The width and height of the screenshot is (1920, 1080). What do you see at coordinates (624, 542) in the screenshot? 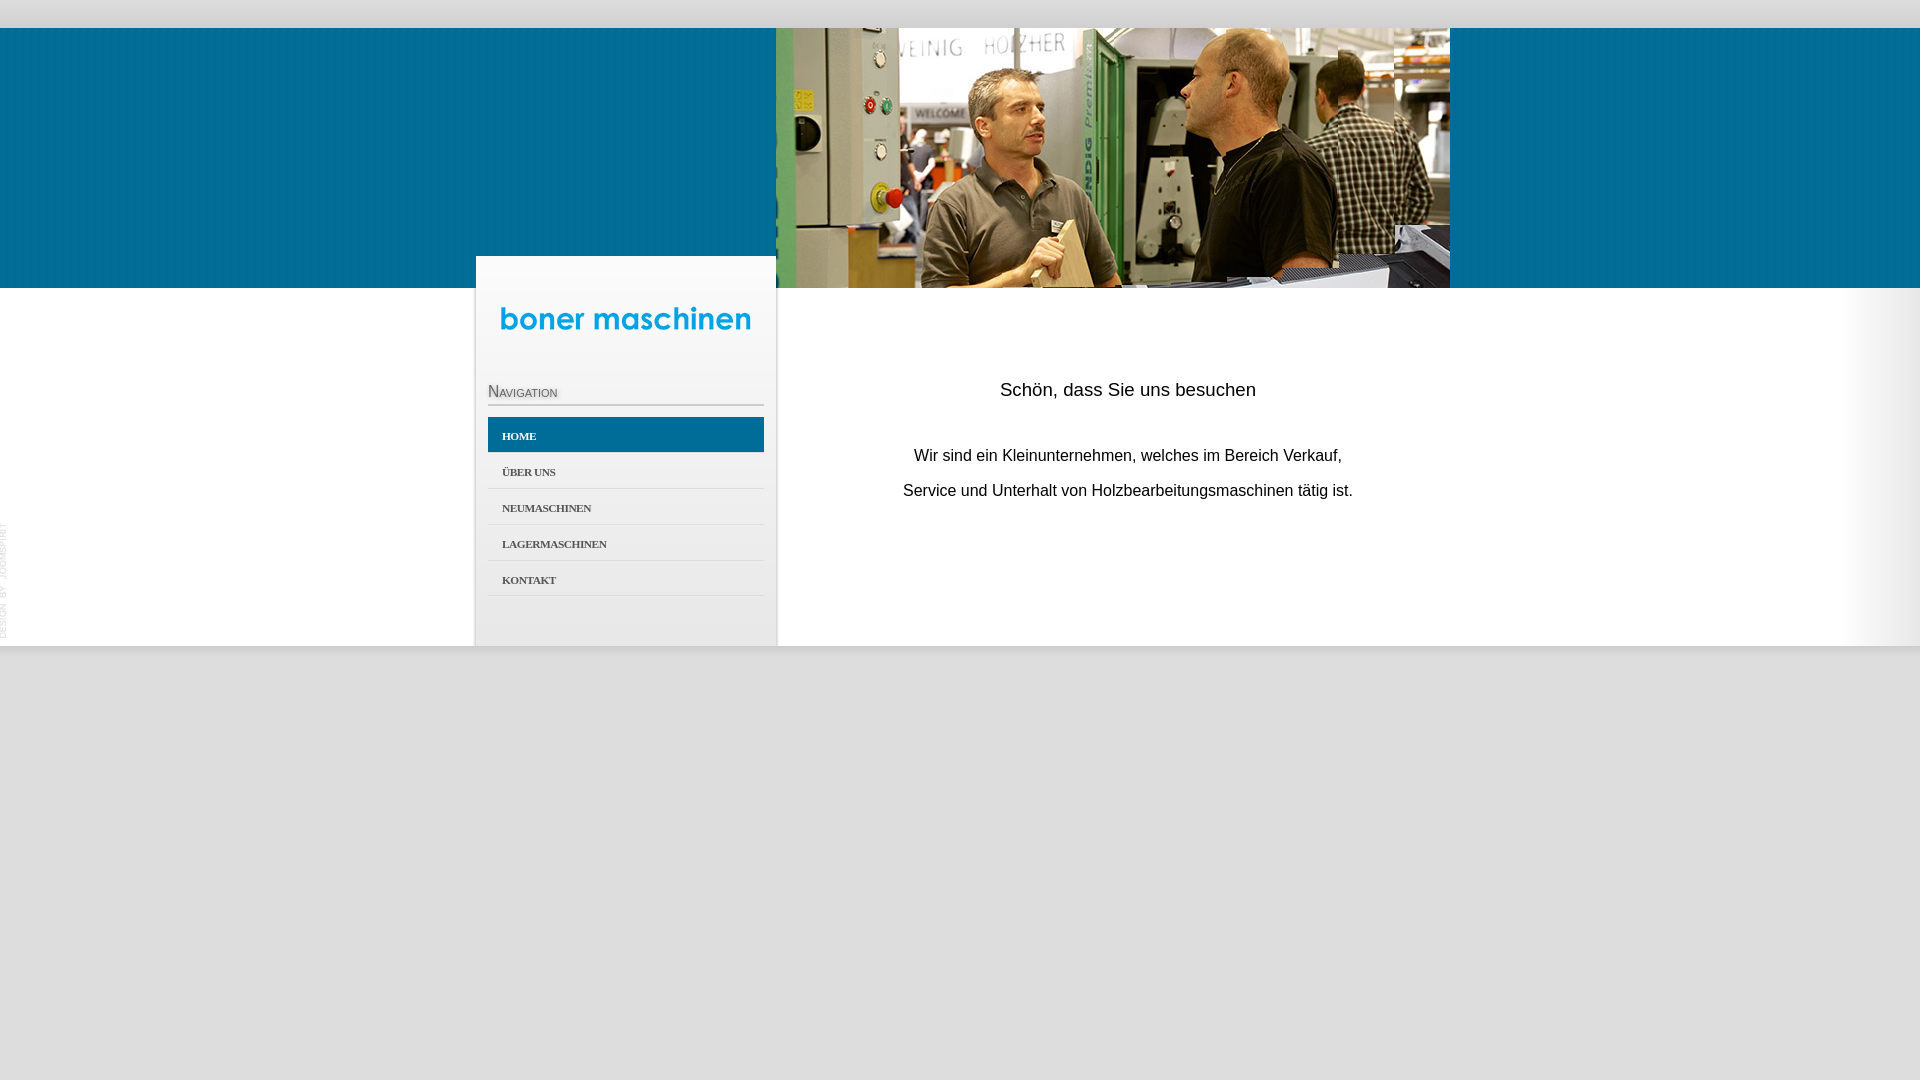
I see `'LAGERMASCHINEN'` at bounding box center [624, 542].